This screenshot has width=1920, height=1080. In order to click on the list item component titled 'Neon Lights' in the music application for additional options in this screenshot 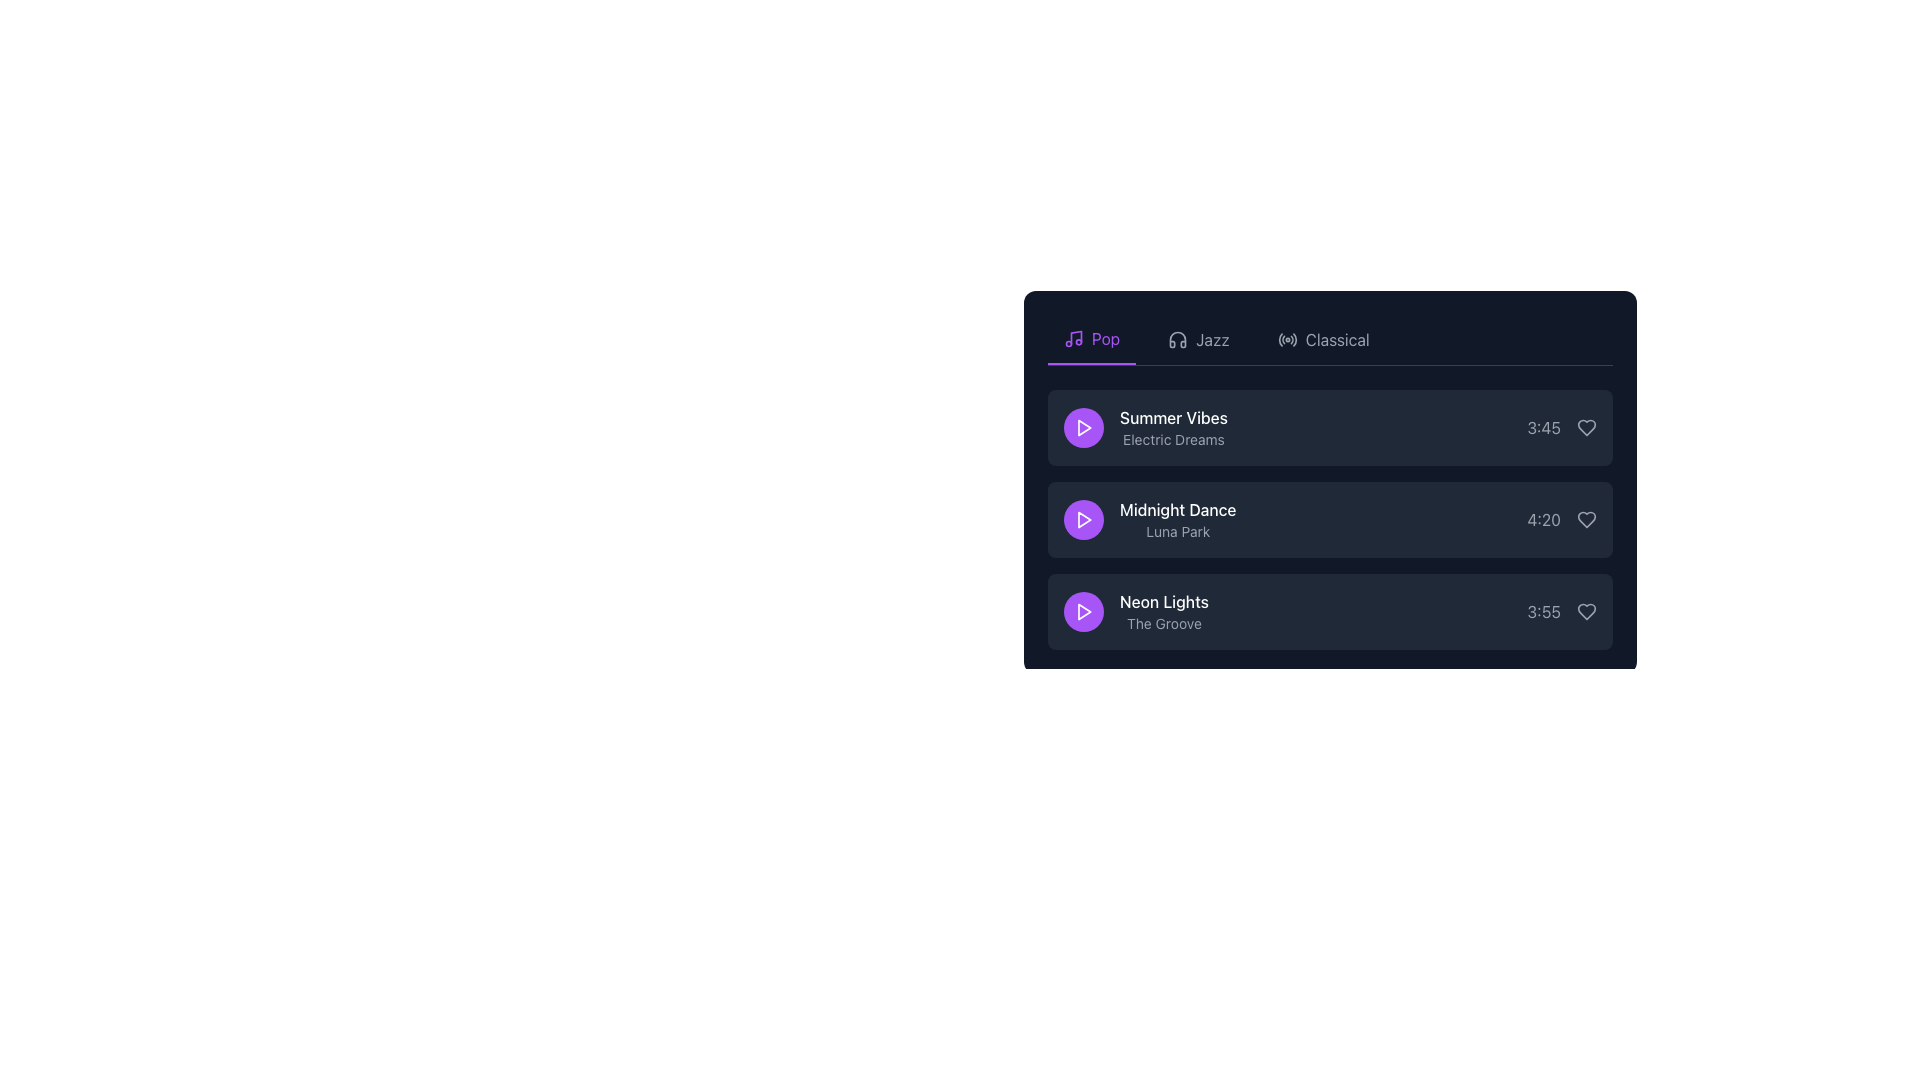, I will do `click(1330, 611)`.